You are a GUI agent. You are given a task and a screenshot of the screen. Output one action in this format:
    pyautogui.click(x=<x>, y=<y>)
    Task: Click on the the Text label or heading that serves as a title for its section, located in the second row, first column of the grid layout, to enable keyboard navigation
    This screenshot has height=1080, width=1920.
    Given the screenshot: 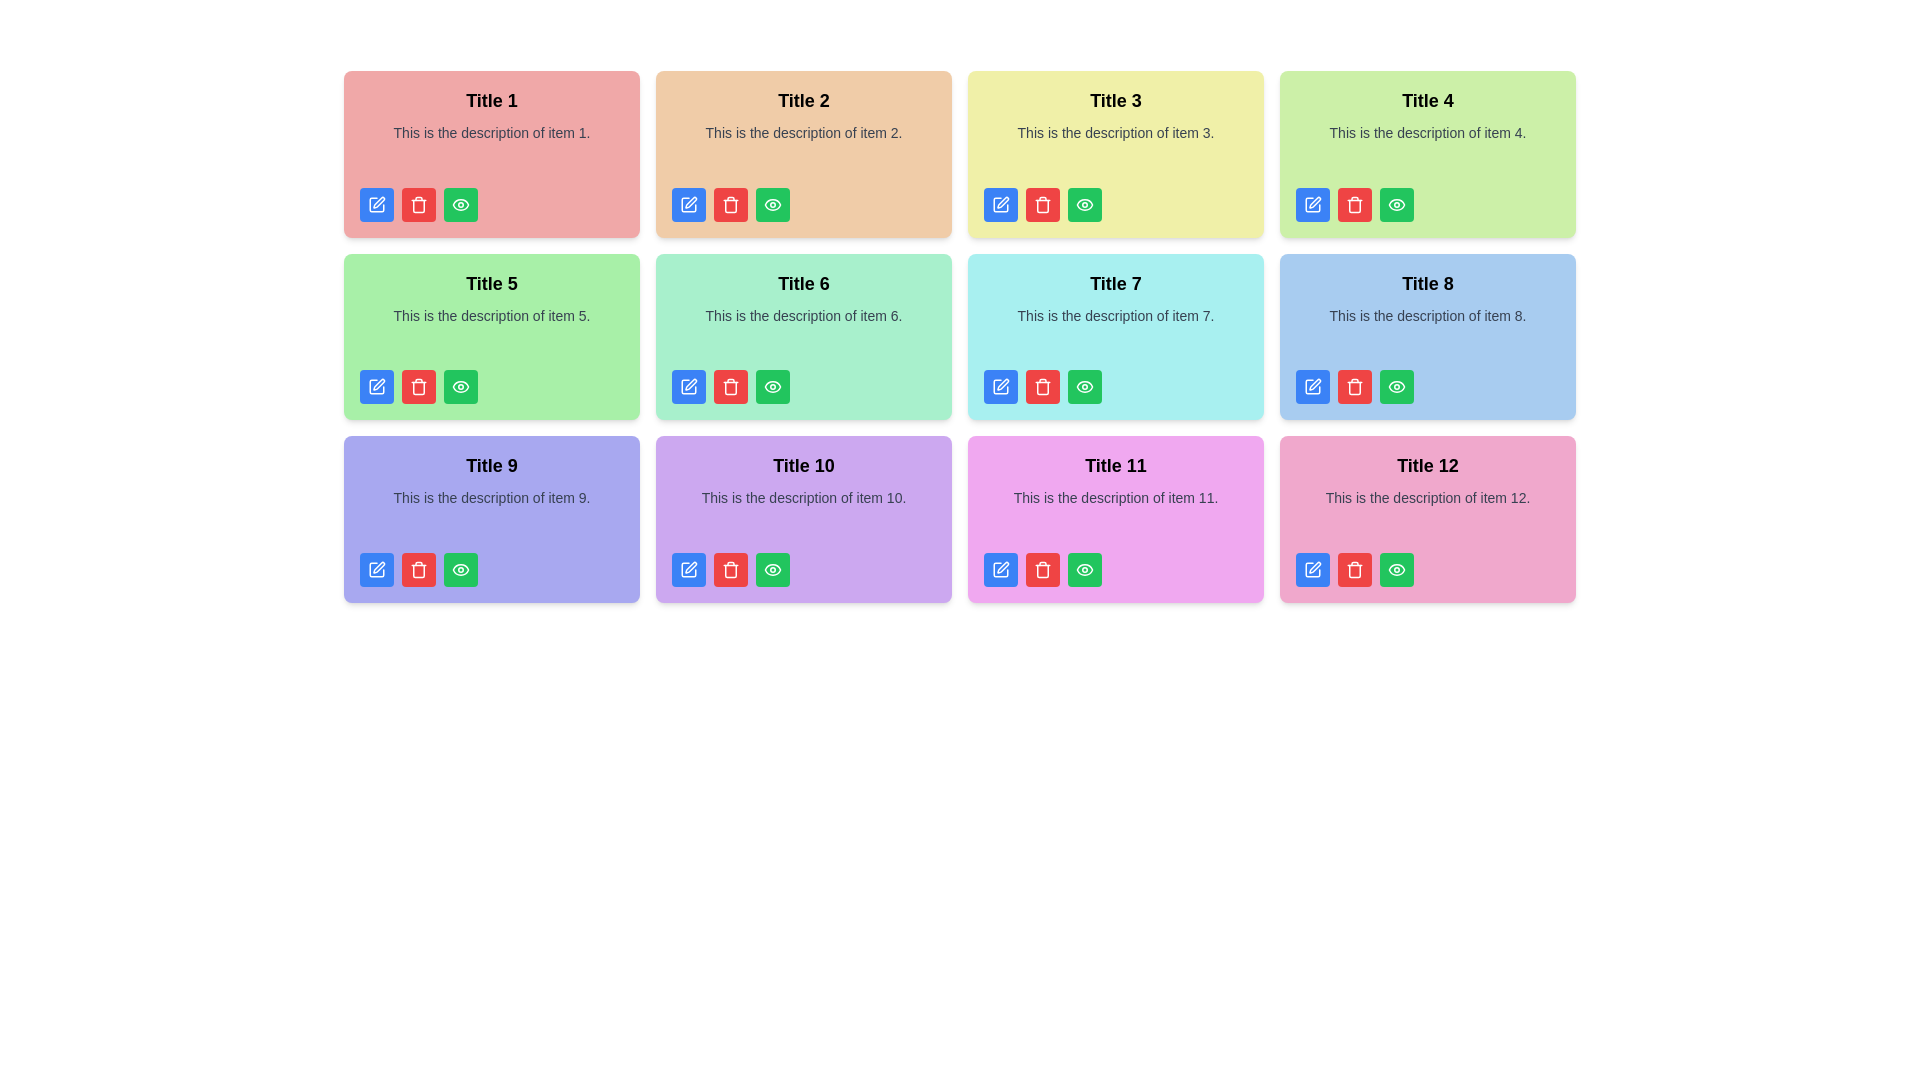 What is the action you would take?
    pyautogui.click(x=491, y=283)
    